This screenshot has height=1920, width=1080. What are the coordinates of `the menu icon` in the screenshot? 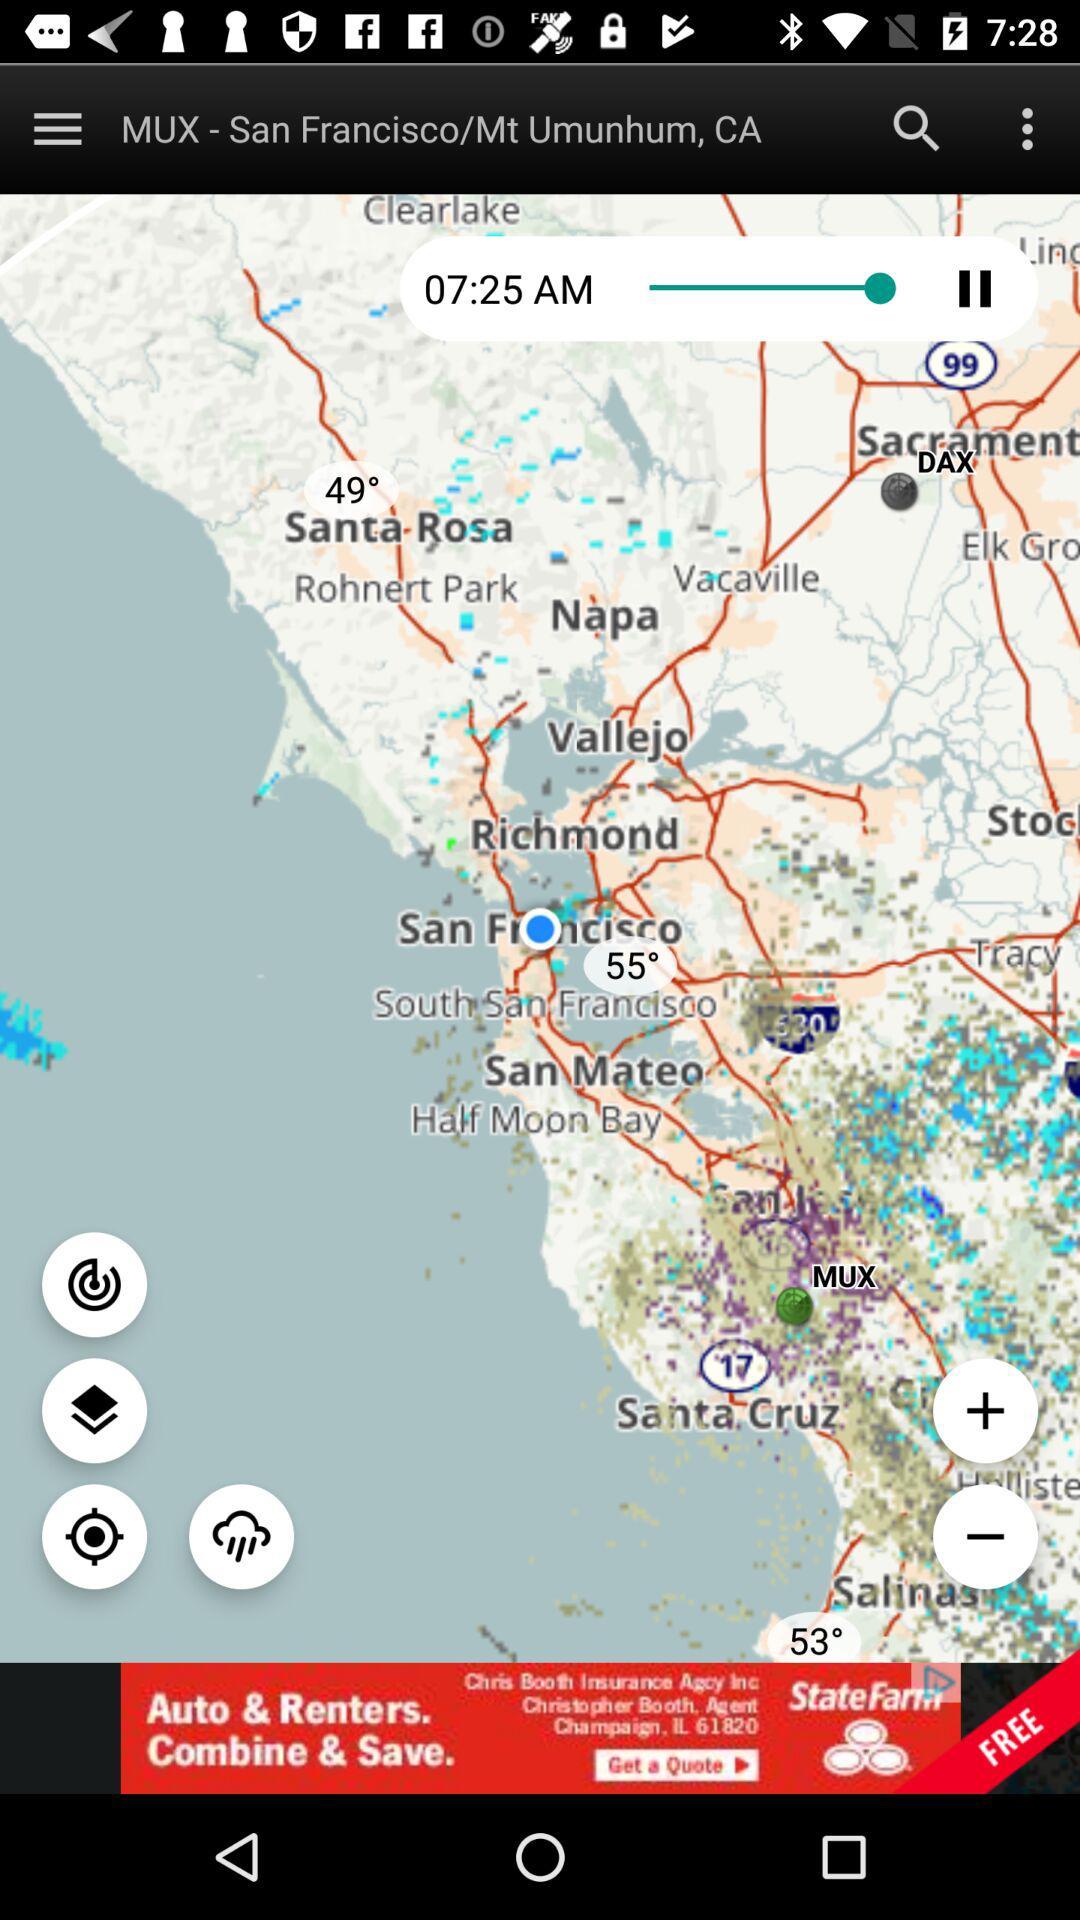 It's located at (56, 127).